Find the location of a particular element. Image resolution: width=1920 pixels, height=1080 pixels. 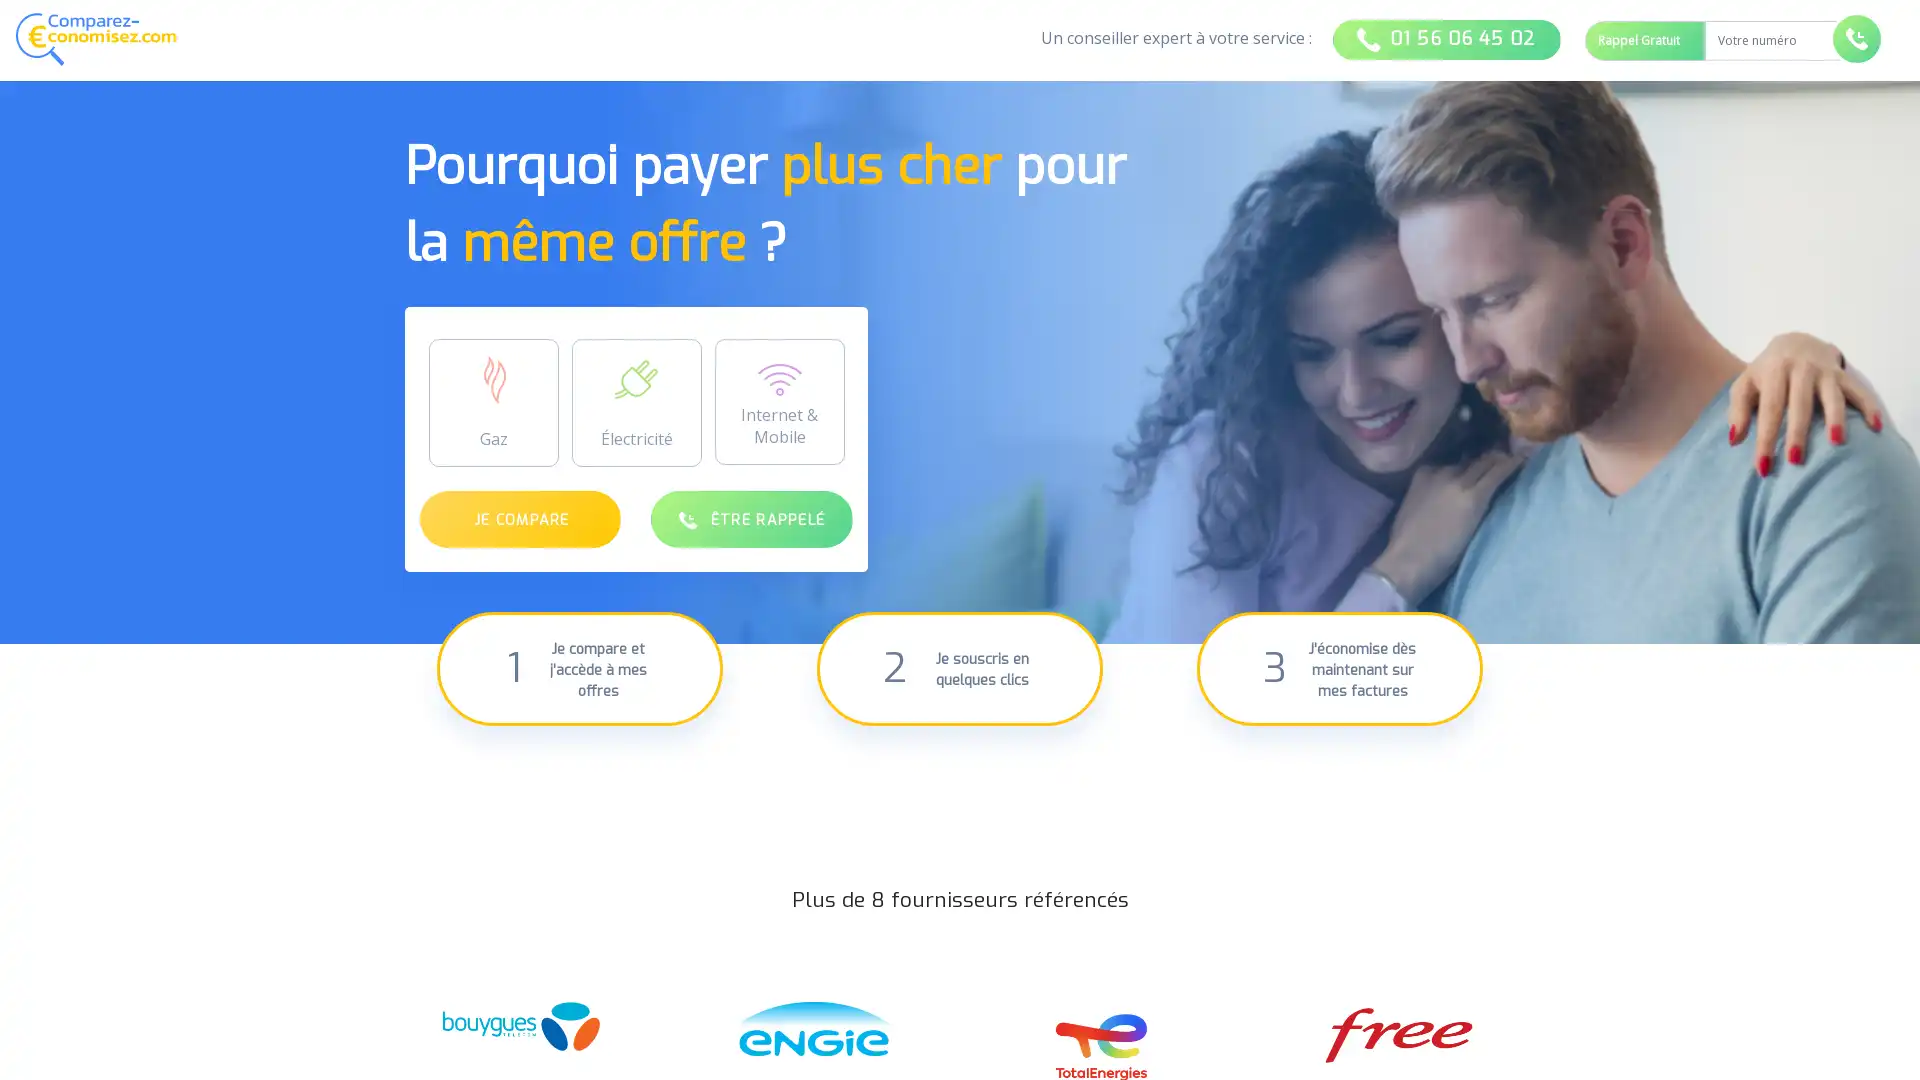

ETRE RAPPELE is located at coordinates (750, 518).